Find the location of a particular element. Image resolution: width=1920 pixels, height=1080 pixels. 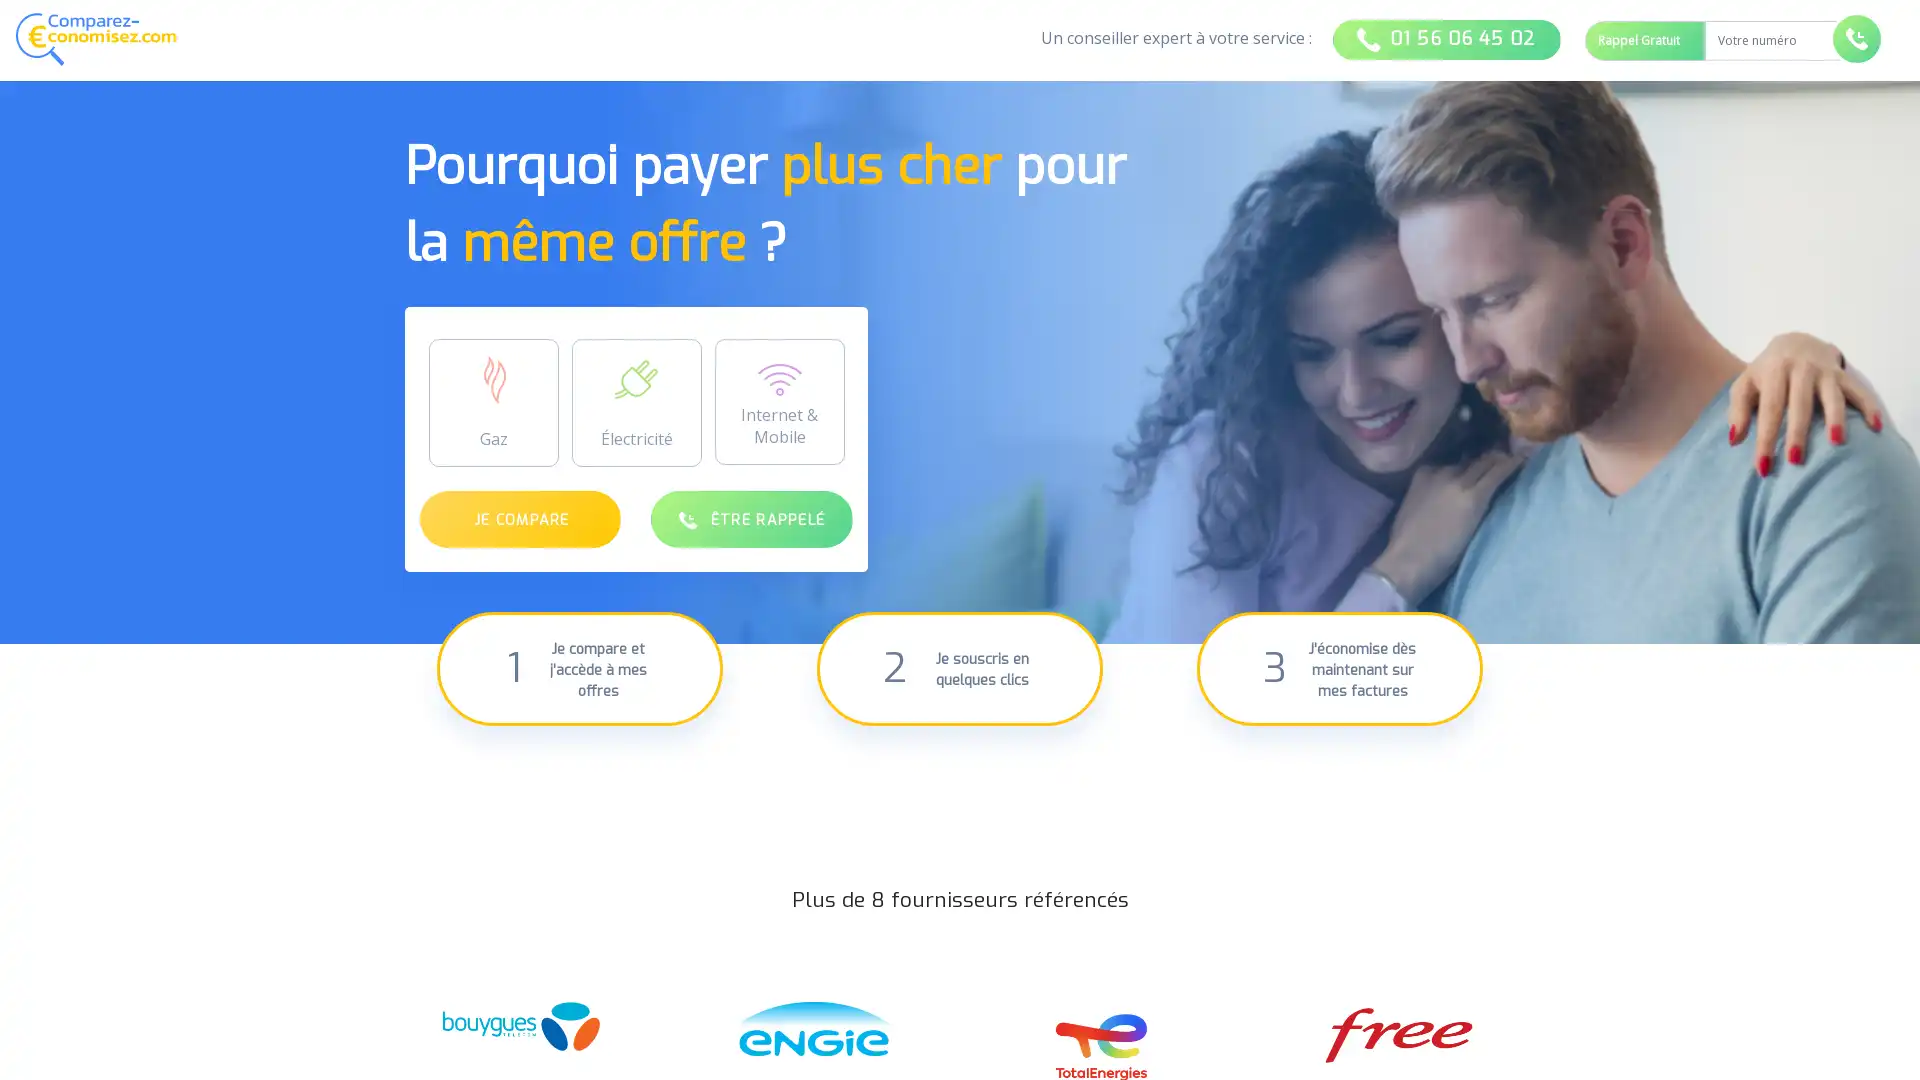

ETRE RAPPELE is located at coordinates (750, 518).